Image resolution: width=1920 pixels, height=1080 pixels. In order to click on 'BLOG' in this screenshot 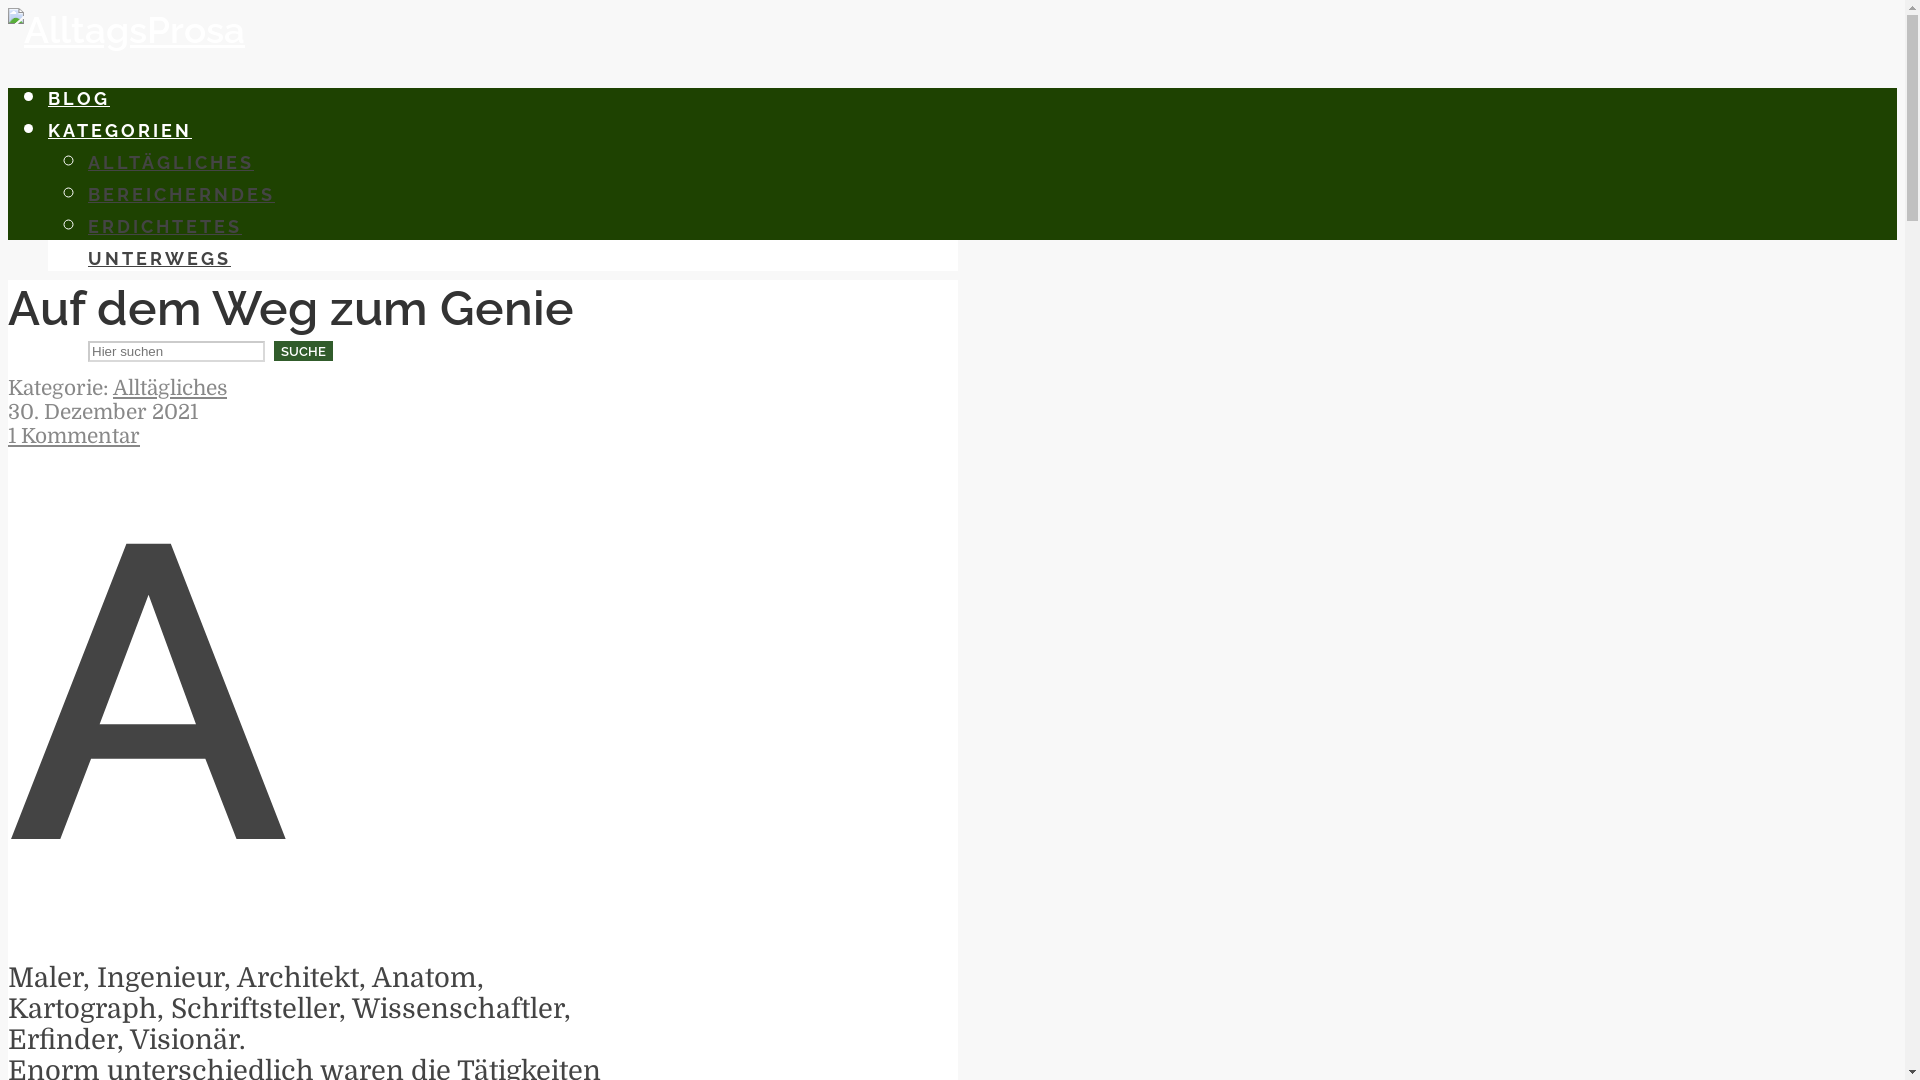, I will do `click(78, 98)`.